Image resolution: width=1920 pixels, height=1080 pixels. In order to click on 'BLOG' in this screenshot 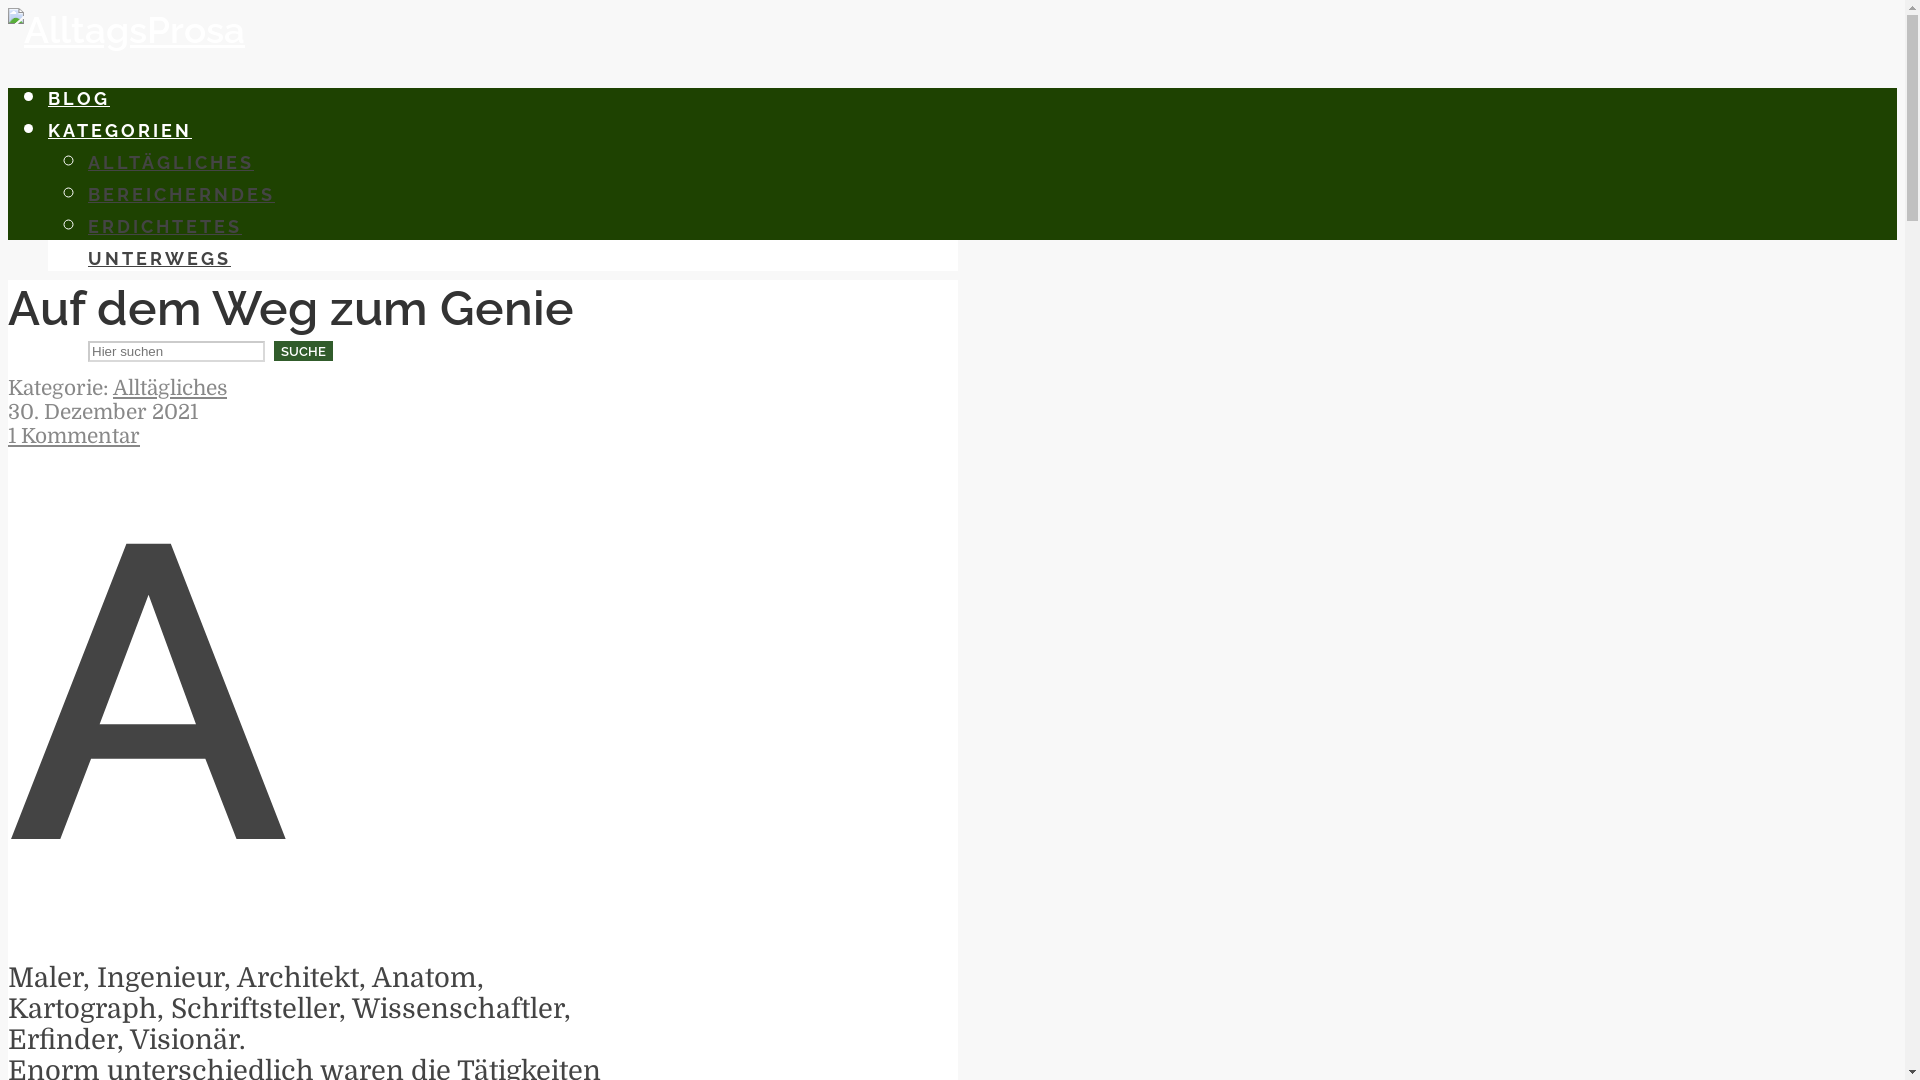, I will do `click(78, 98)`.